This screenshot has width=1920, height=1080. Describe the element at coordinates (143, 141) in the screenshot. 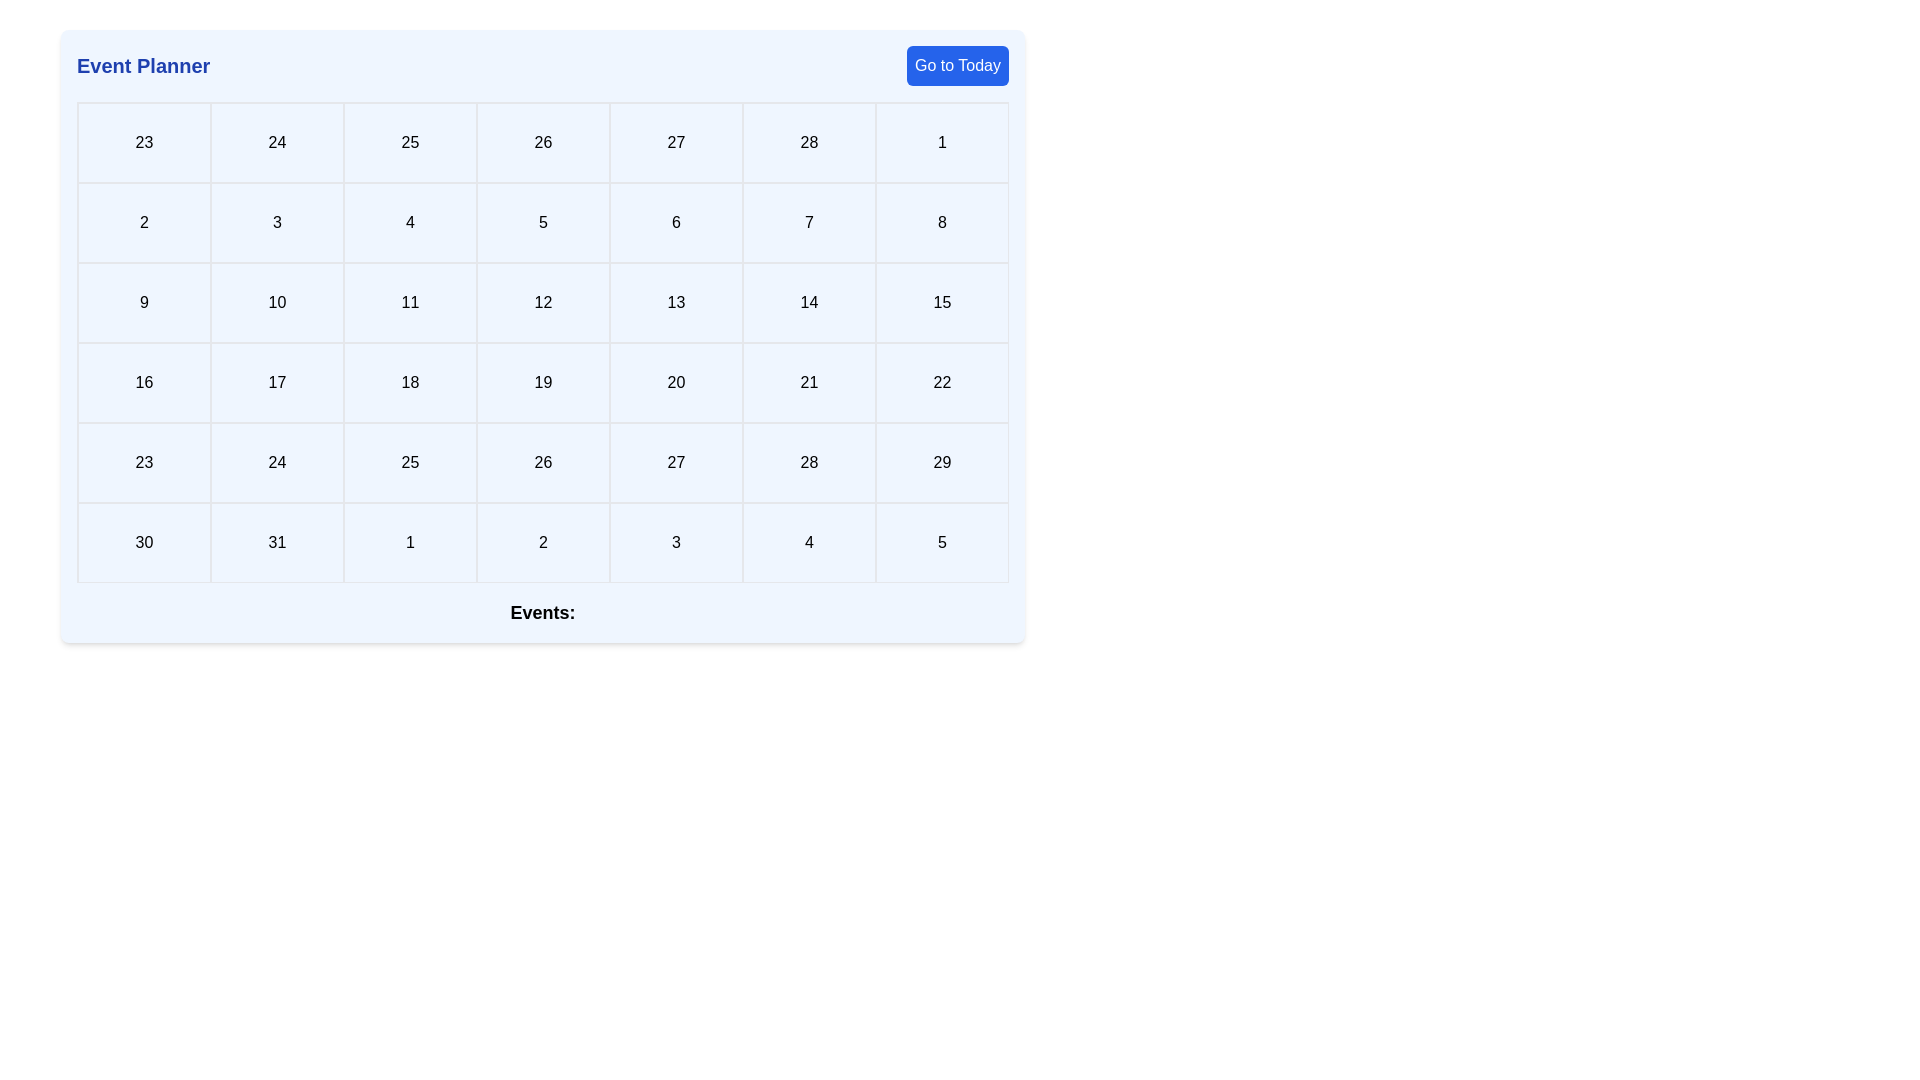

I see `the Date cell displaying the number '23' in the calendar grid` at that location.